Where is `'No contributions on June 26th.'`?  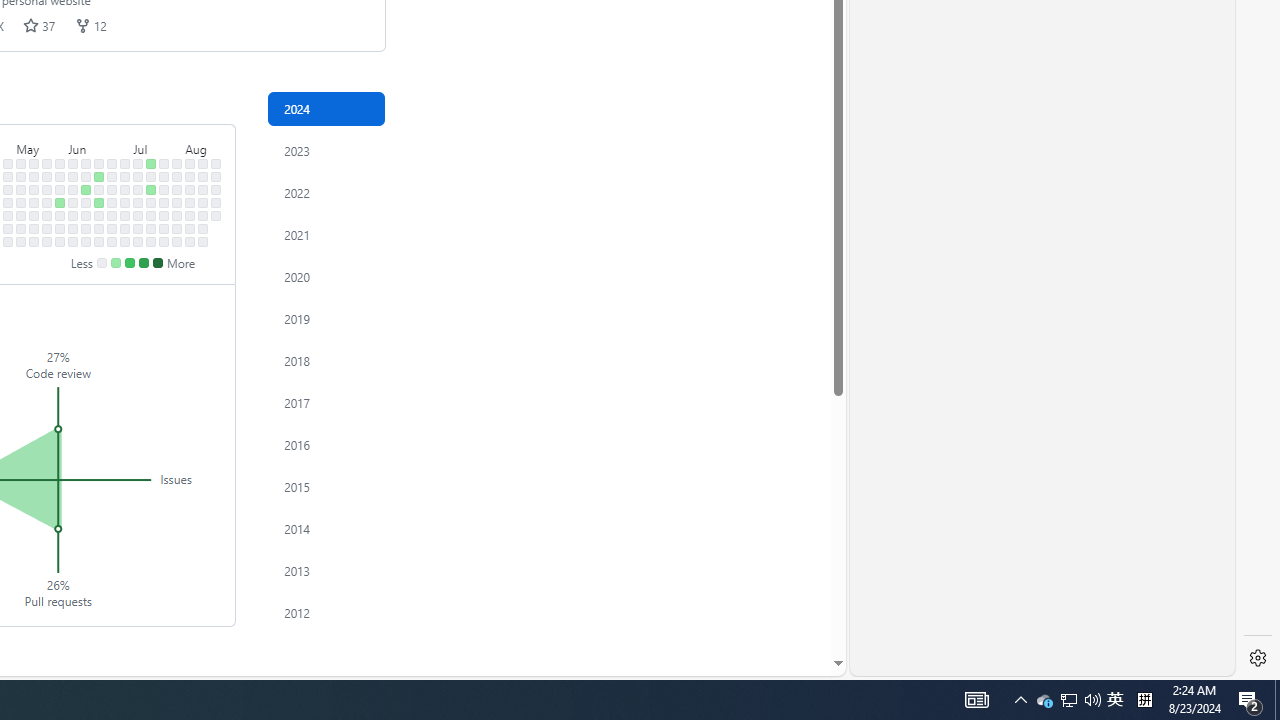
'No contributions on June 26th.' is located at coordinates (111, 202).